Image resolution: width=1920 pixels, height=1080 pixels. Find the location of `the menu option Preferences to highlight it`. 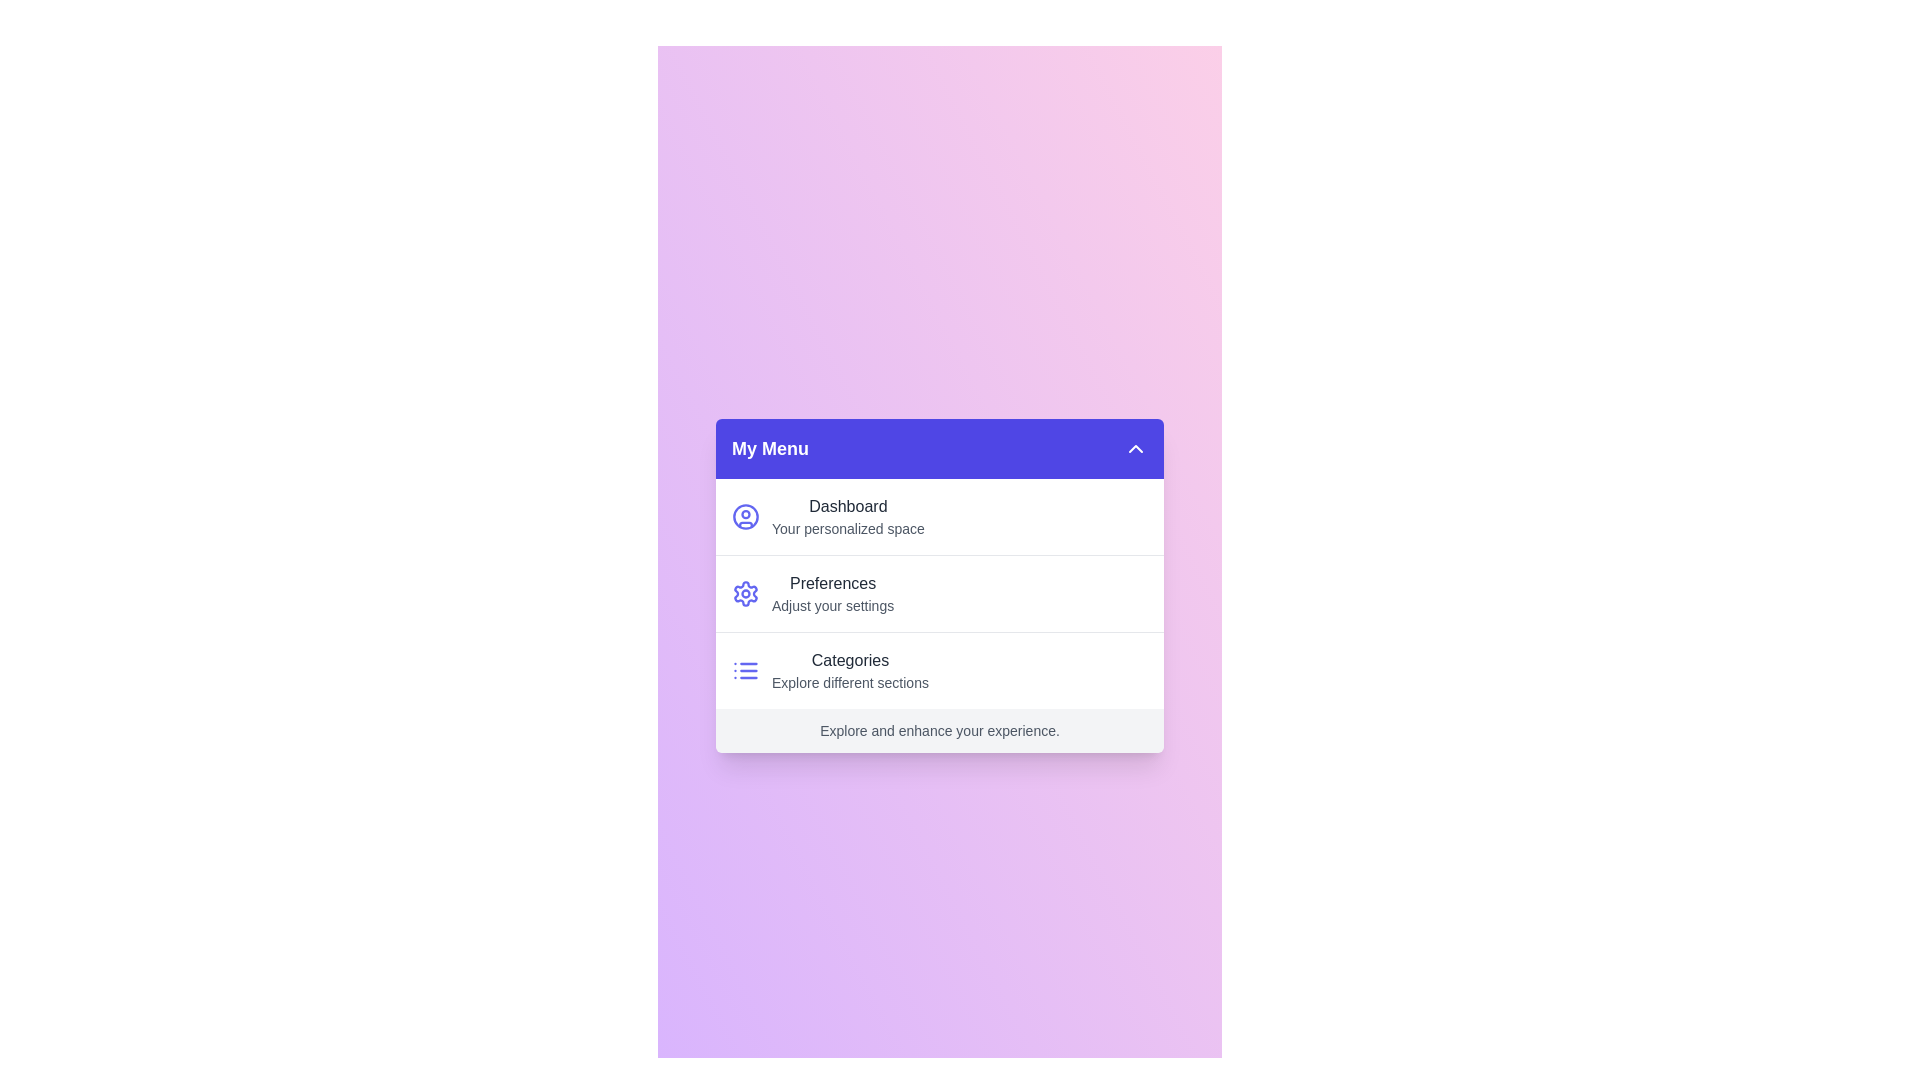

the menu option Preferences to highlight it is located at coordinates (939, 592).